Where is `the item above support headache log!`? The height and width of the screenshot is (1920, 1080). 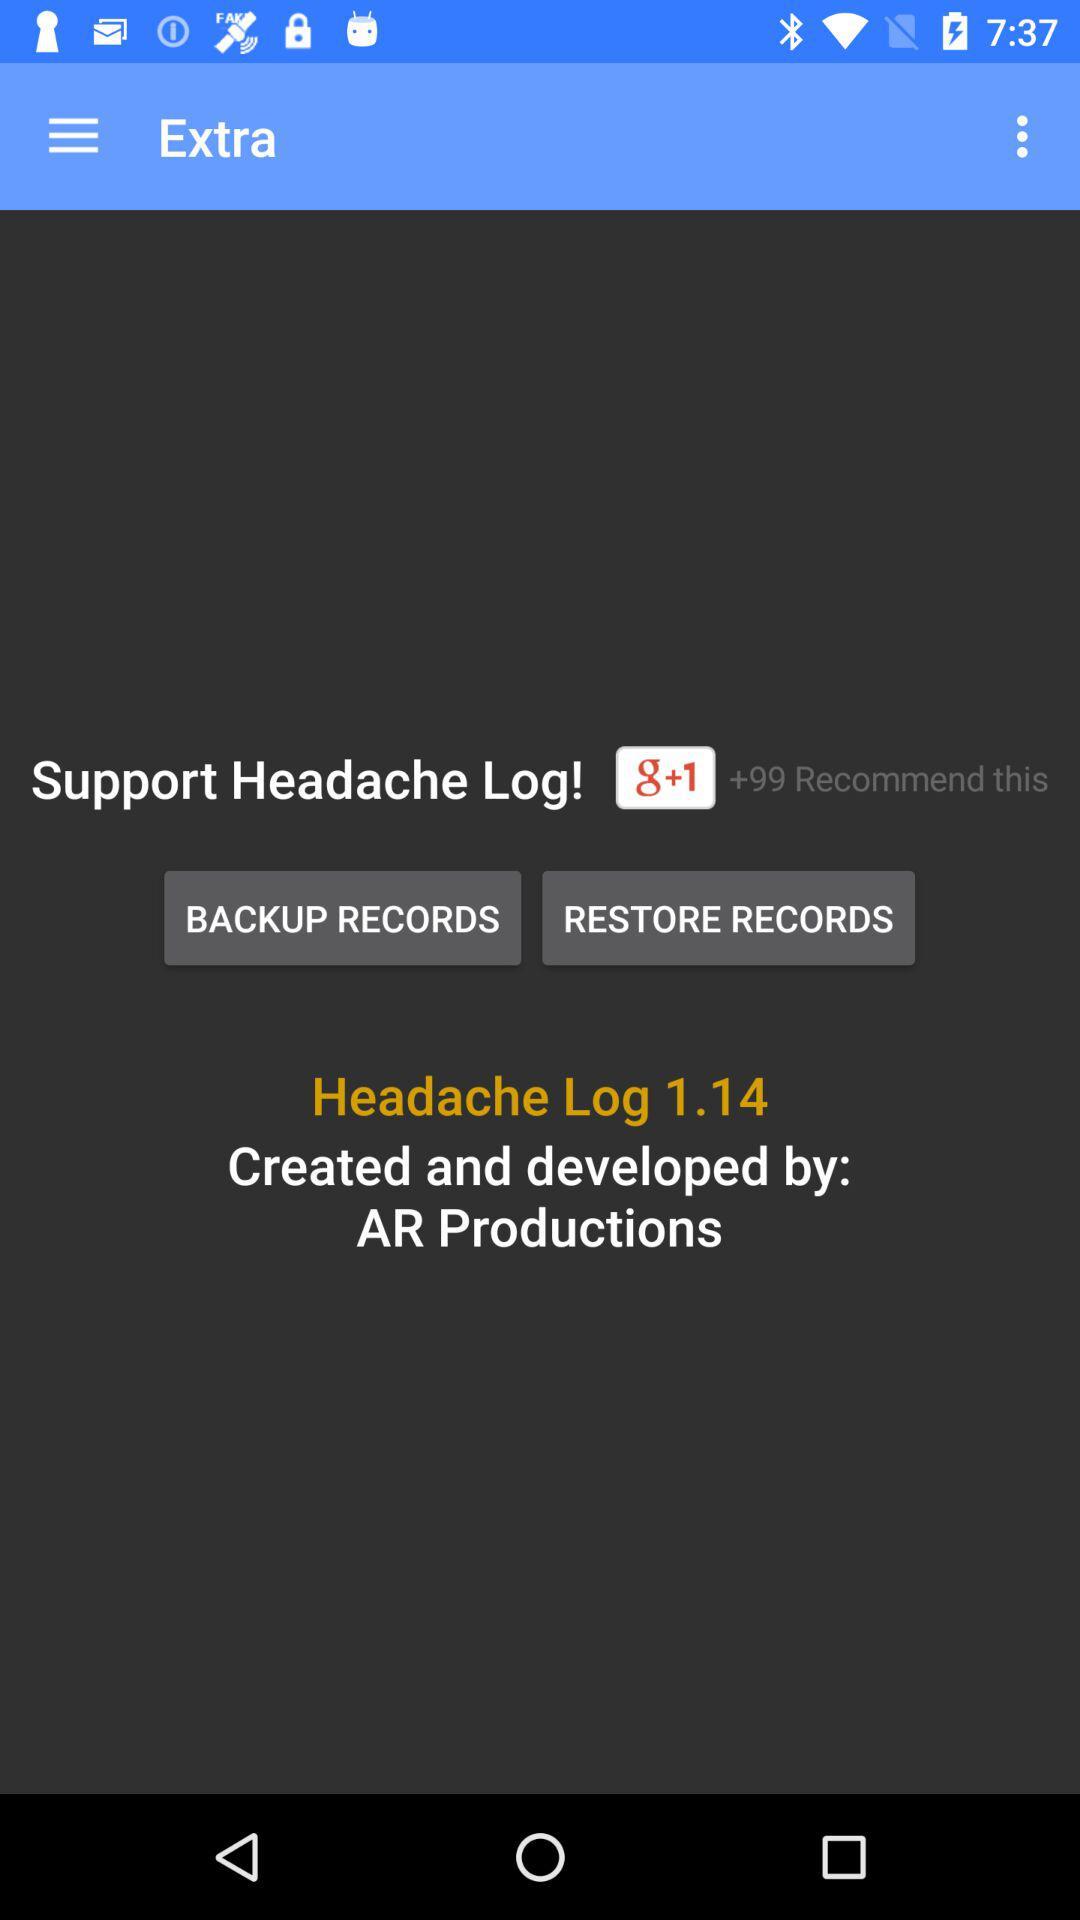
the item above support headache log! is located at coordinates (72, 135).